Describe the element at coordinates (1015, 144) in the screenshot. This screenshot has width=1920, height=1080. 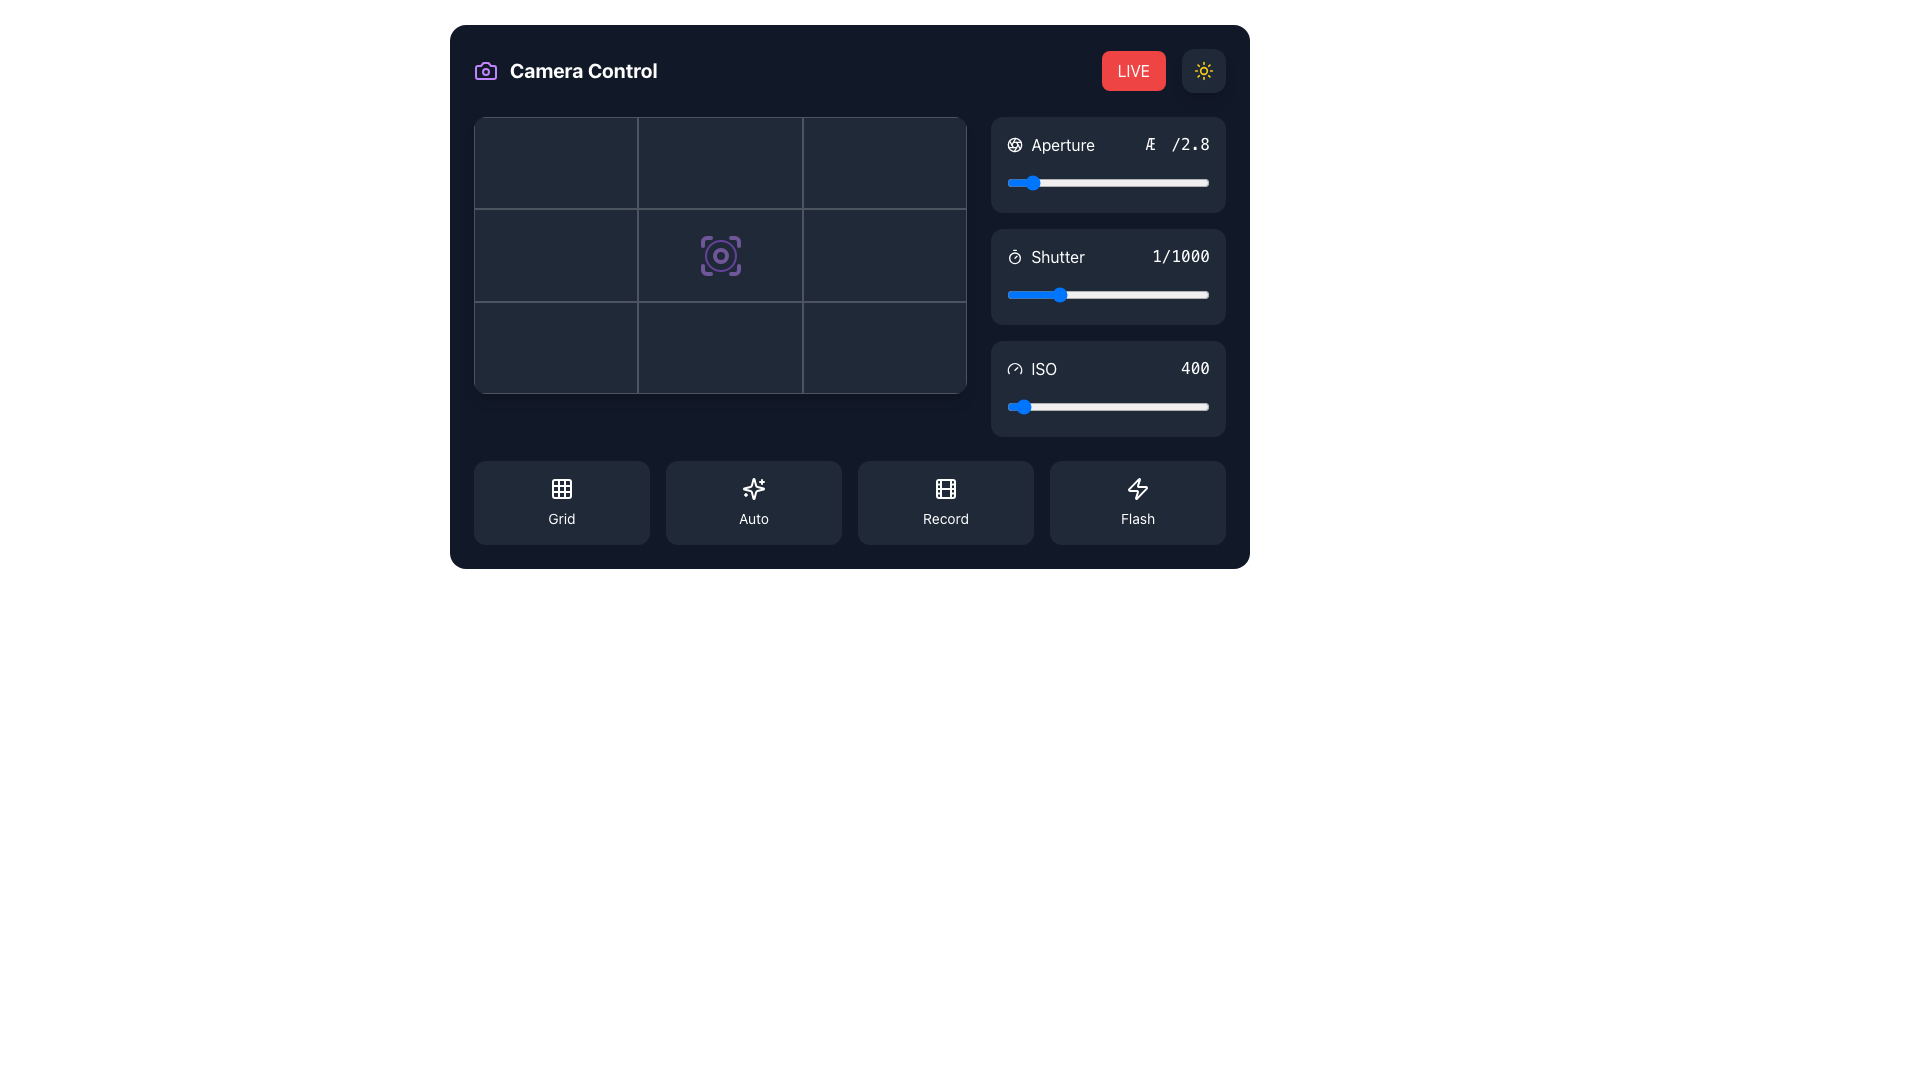
I see `the circular icon styled with line graphics resembling an aperture or camera shutter pattern located in the row labeled 'Aperture' in the right column of the interface` at that location.